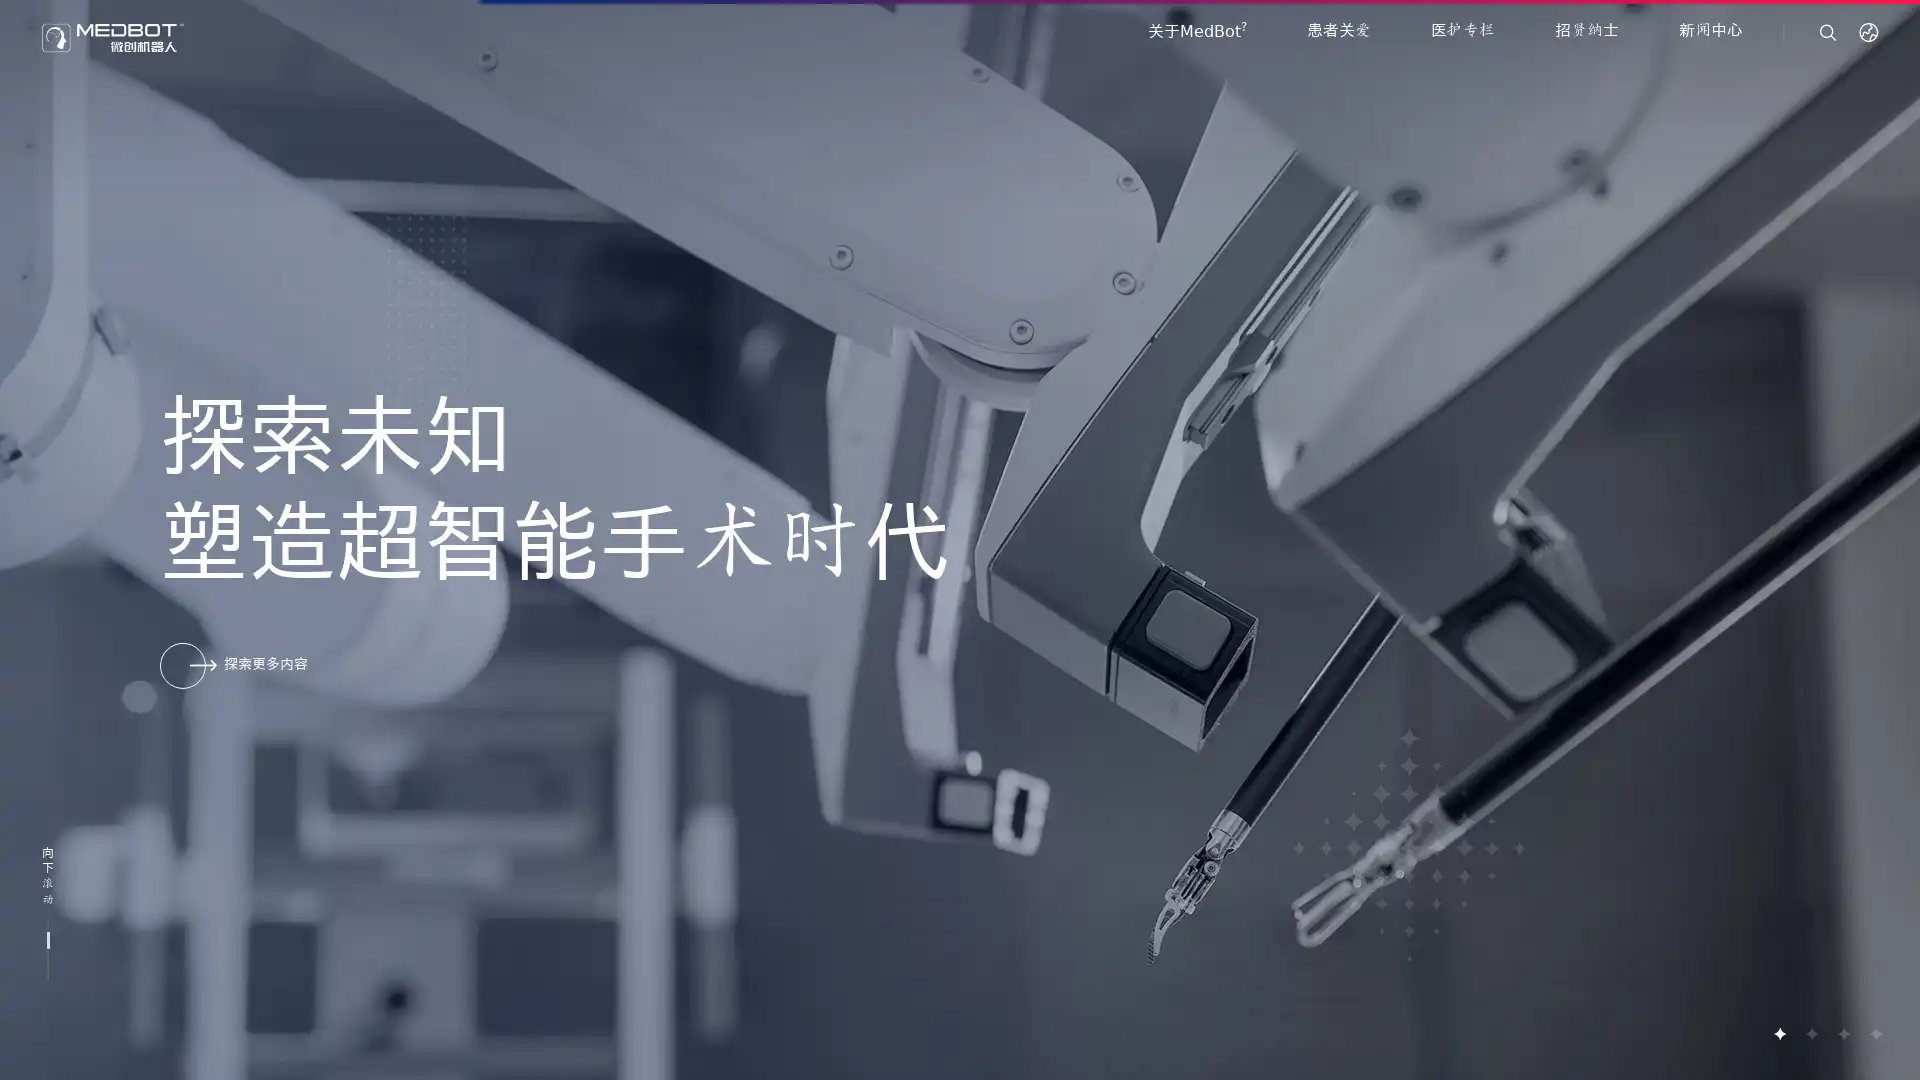  Describe the element at coordinates (1810, 1033) in the screenshot. I see `Go to slide 2` at that location.